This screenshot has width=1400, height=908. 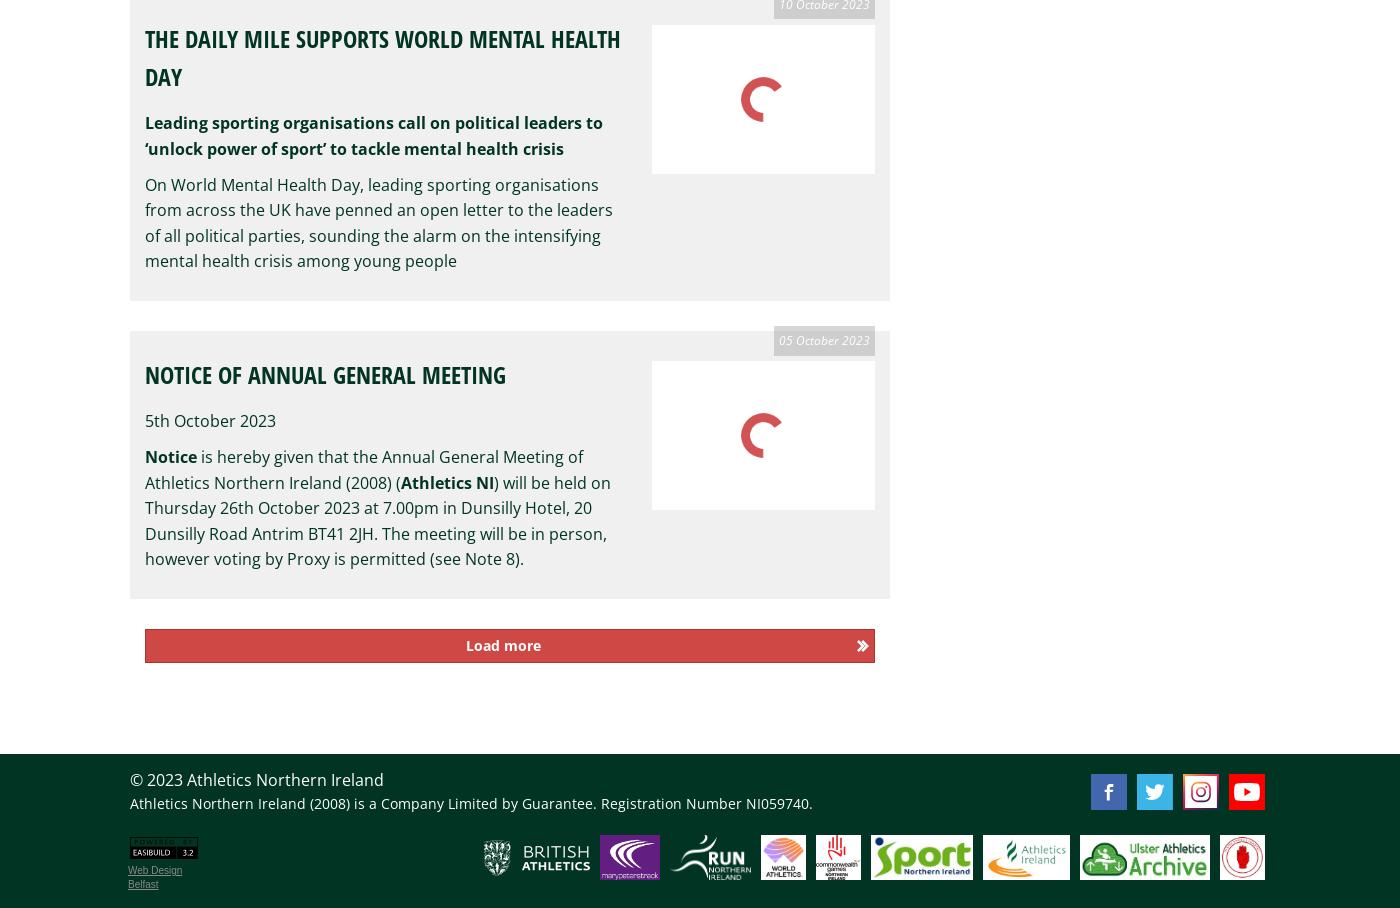 I want to click on 'The Daily Mile supports World Mental Health Day', so click(x=383, y=57).